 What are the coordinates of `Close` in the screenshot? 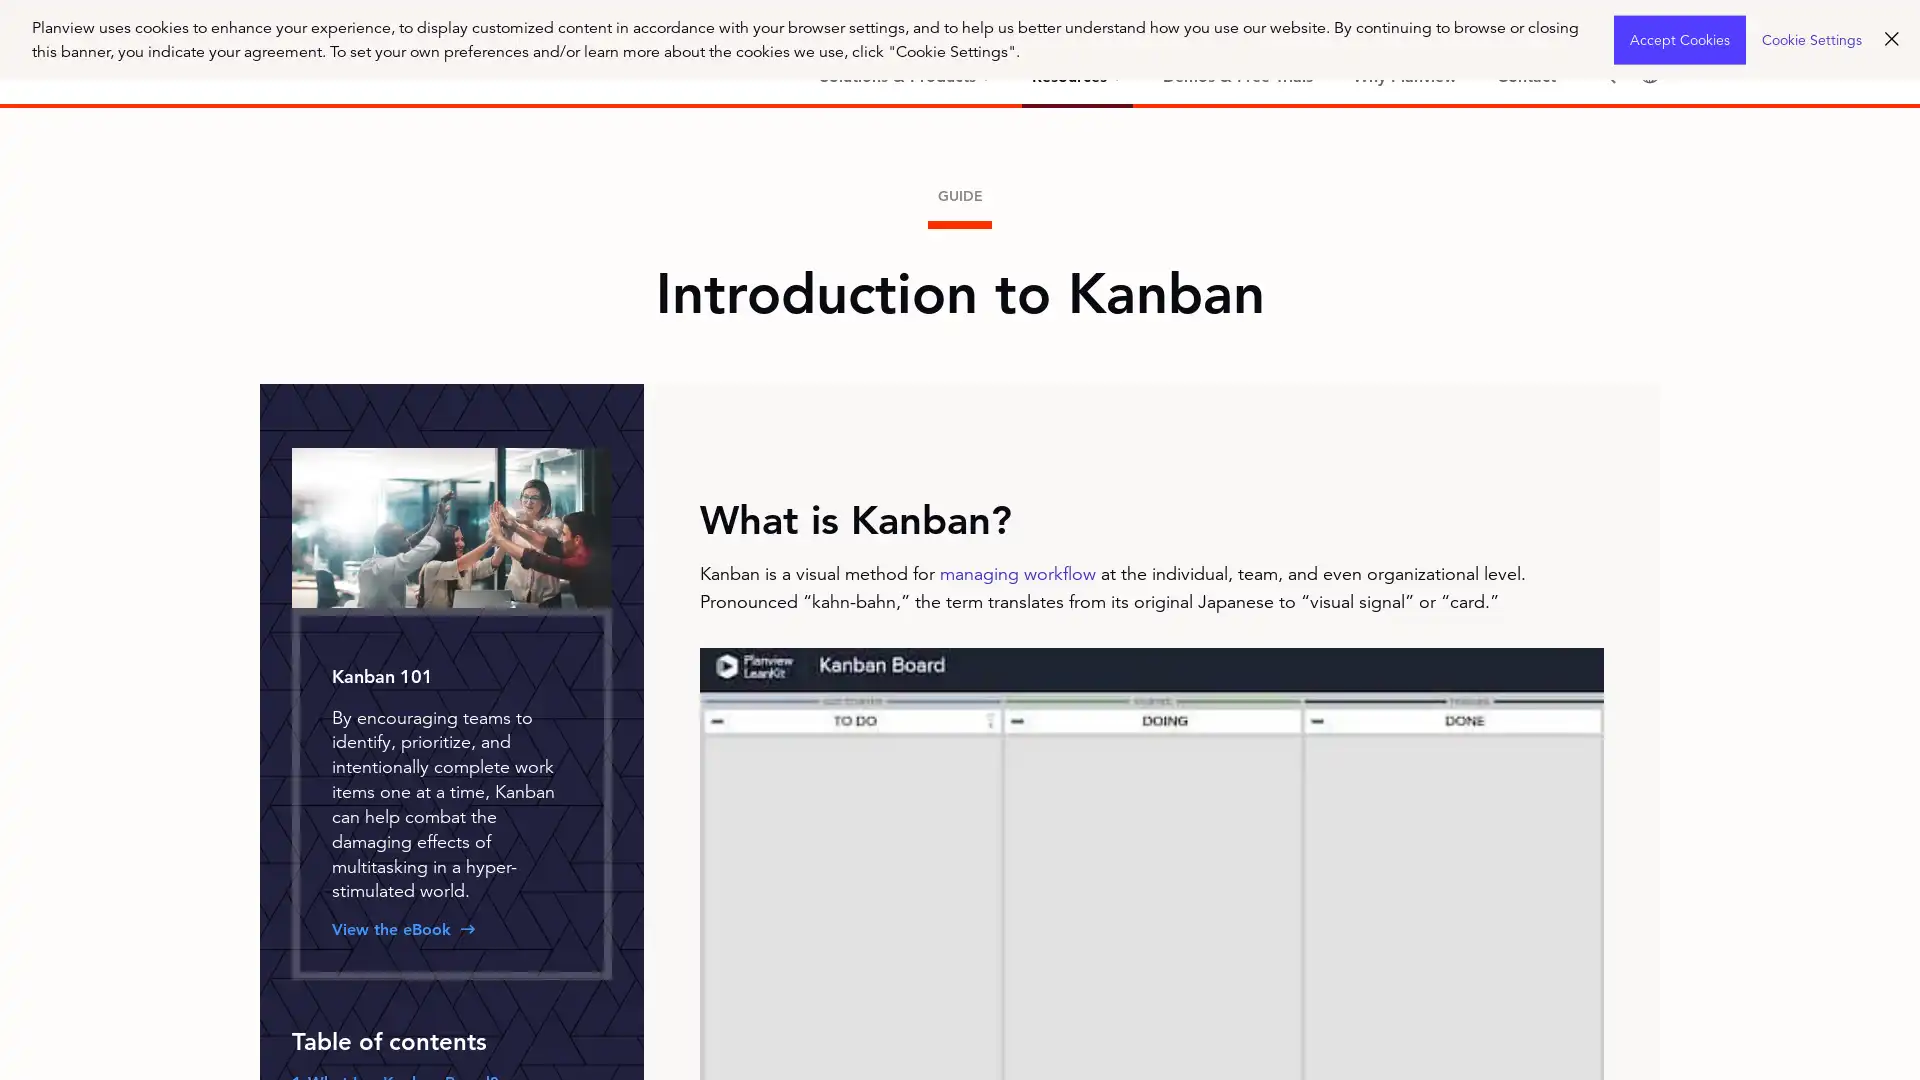 It's located at (1890, 39).